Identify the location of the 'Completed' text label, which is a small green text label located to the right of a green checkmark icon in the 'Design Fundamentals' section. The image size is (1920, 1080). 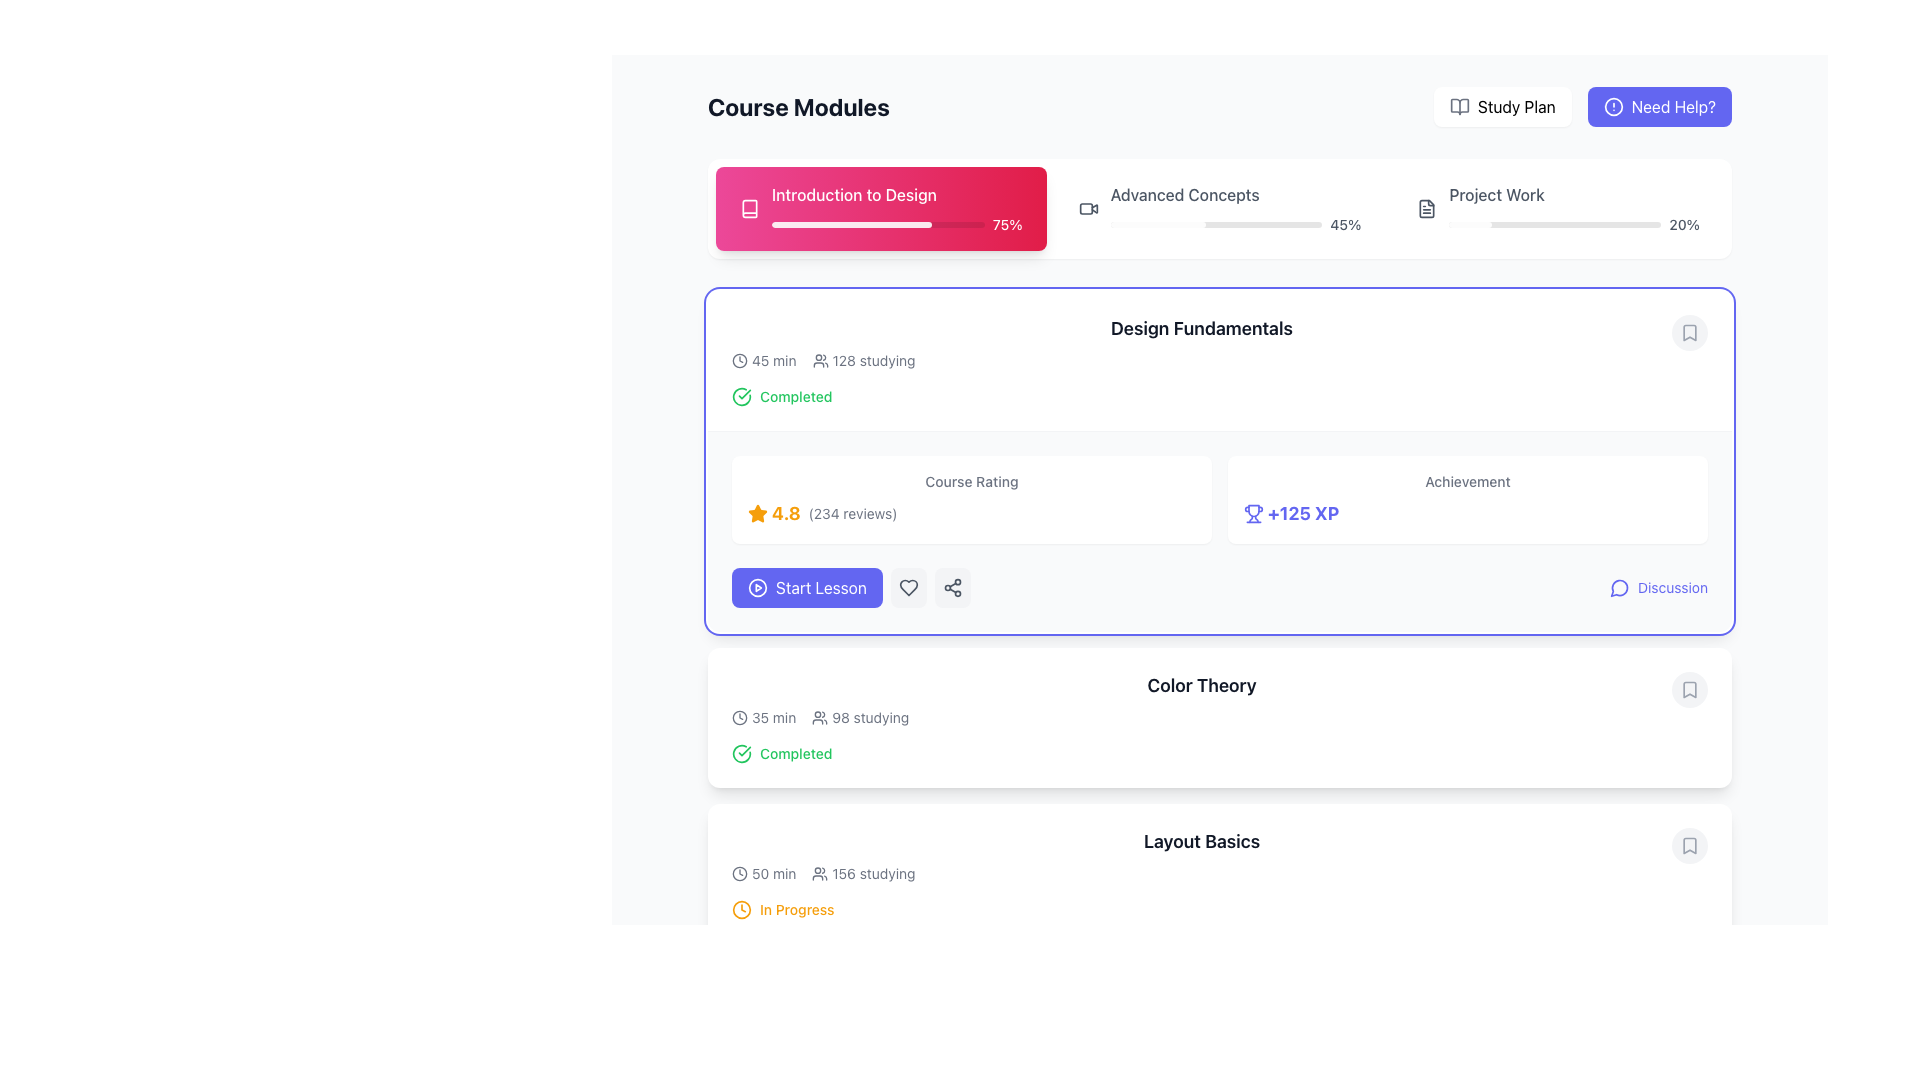
(795, 397).